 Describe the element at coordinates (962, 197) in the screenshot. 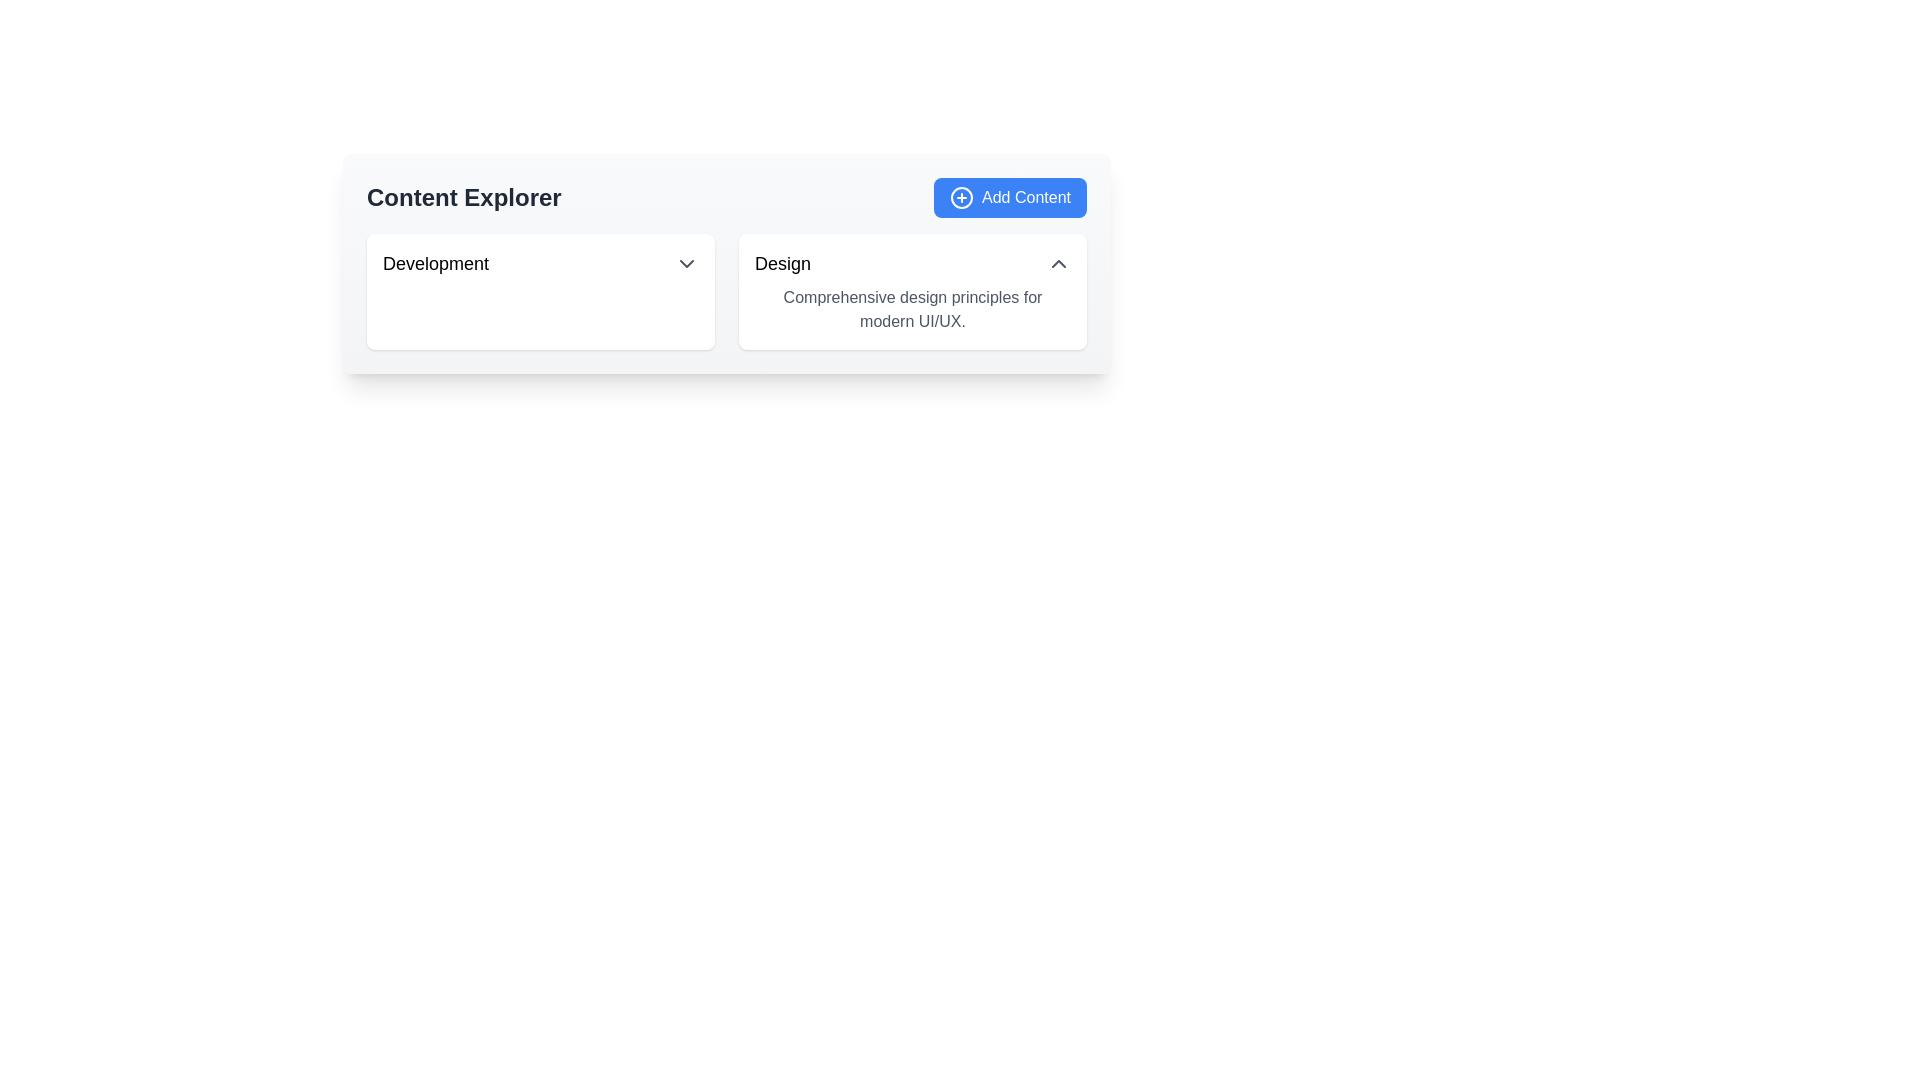

I see `the SVG graphic element (circle) located in the top-right section of the panel, which is part of the 'Add Content' button` at that location.